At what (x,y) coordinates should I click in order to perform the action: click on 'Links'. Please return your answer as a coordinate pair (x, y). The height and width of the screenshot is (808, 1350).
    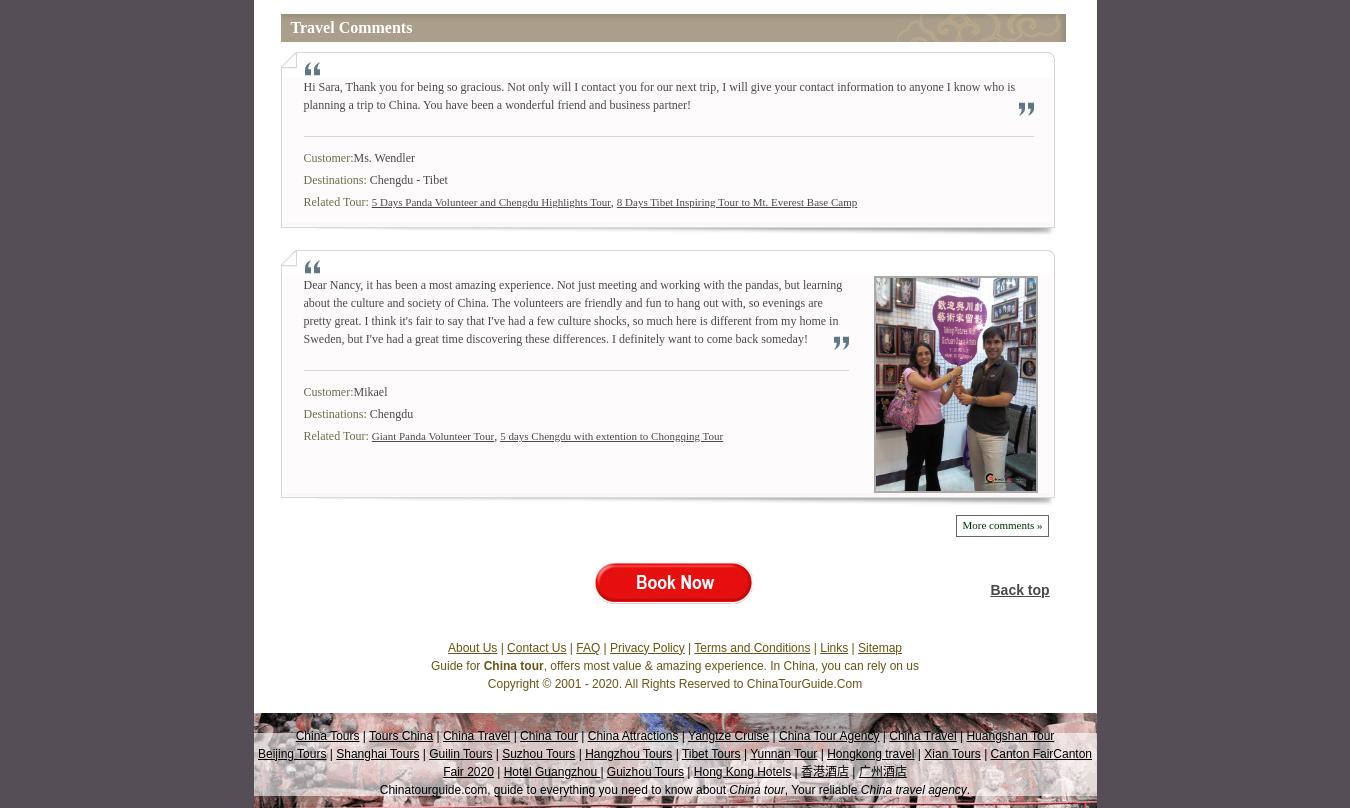
    Looking at the image, I should click on (834, 646).